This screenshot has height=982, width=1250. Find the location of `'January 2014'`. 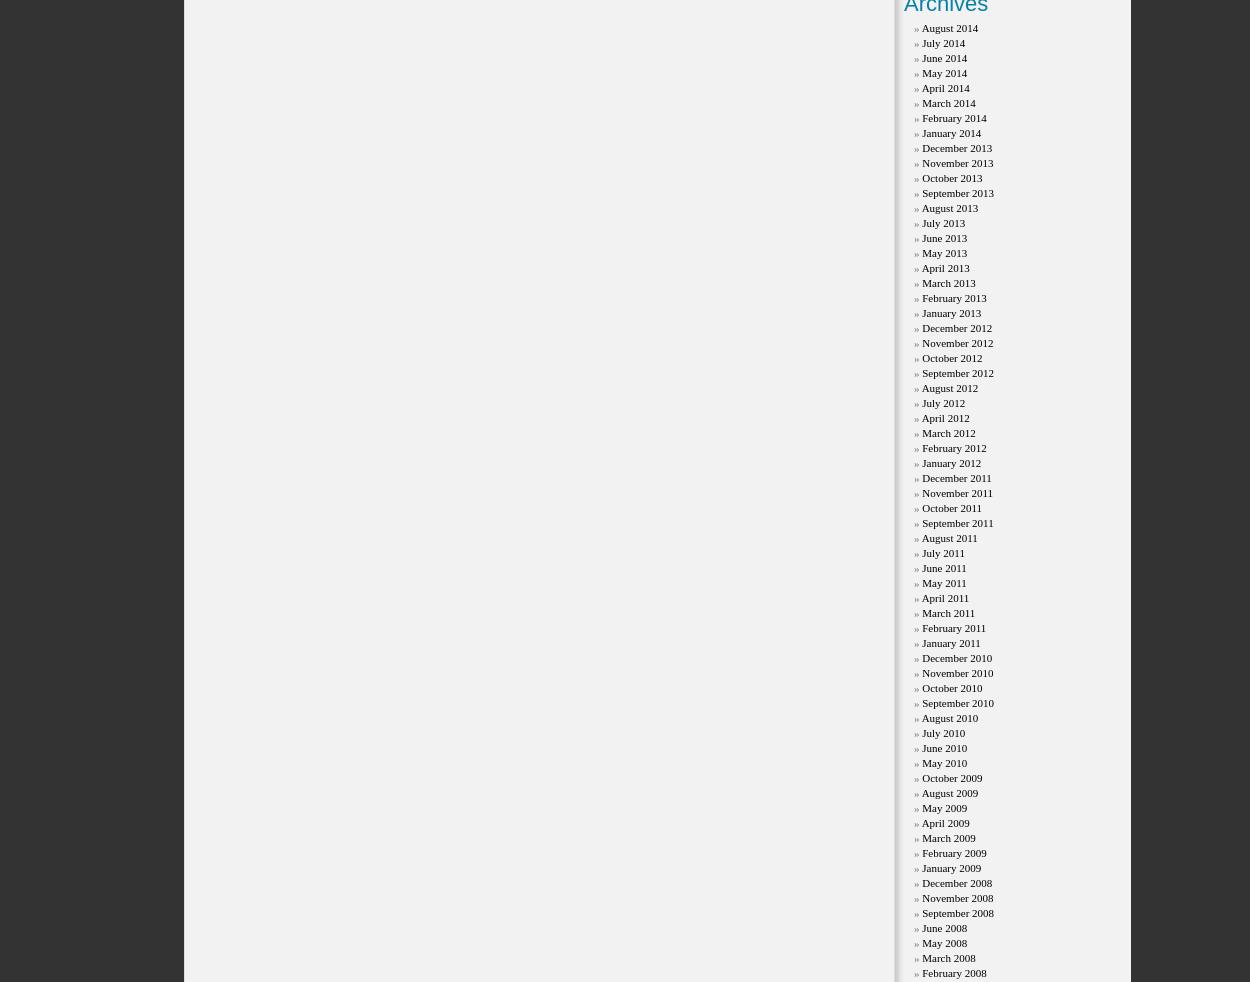

'January 2014' is located at coordinates (950, 131).